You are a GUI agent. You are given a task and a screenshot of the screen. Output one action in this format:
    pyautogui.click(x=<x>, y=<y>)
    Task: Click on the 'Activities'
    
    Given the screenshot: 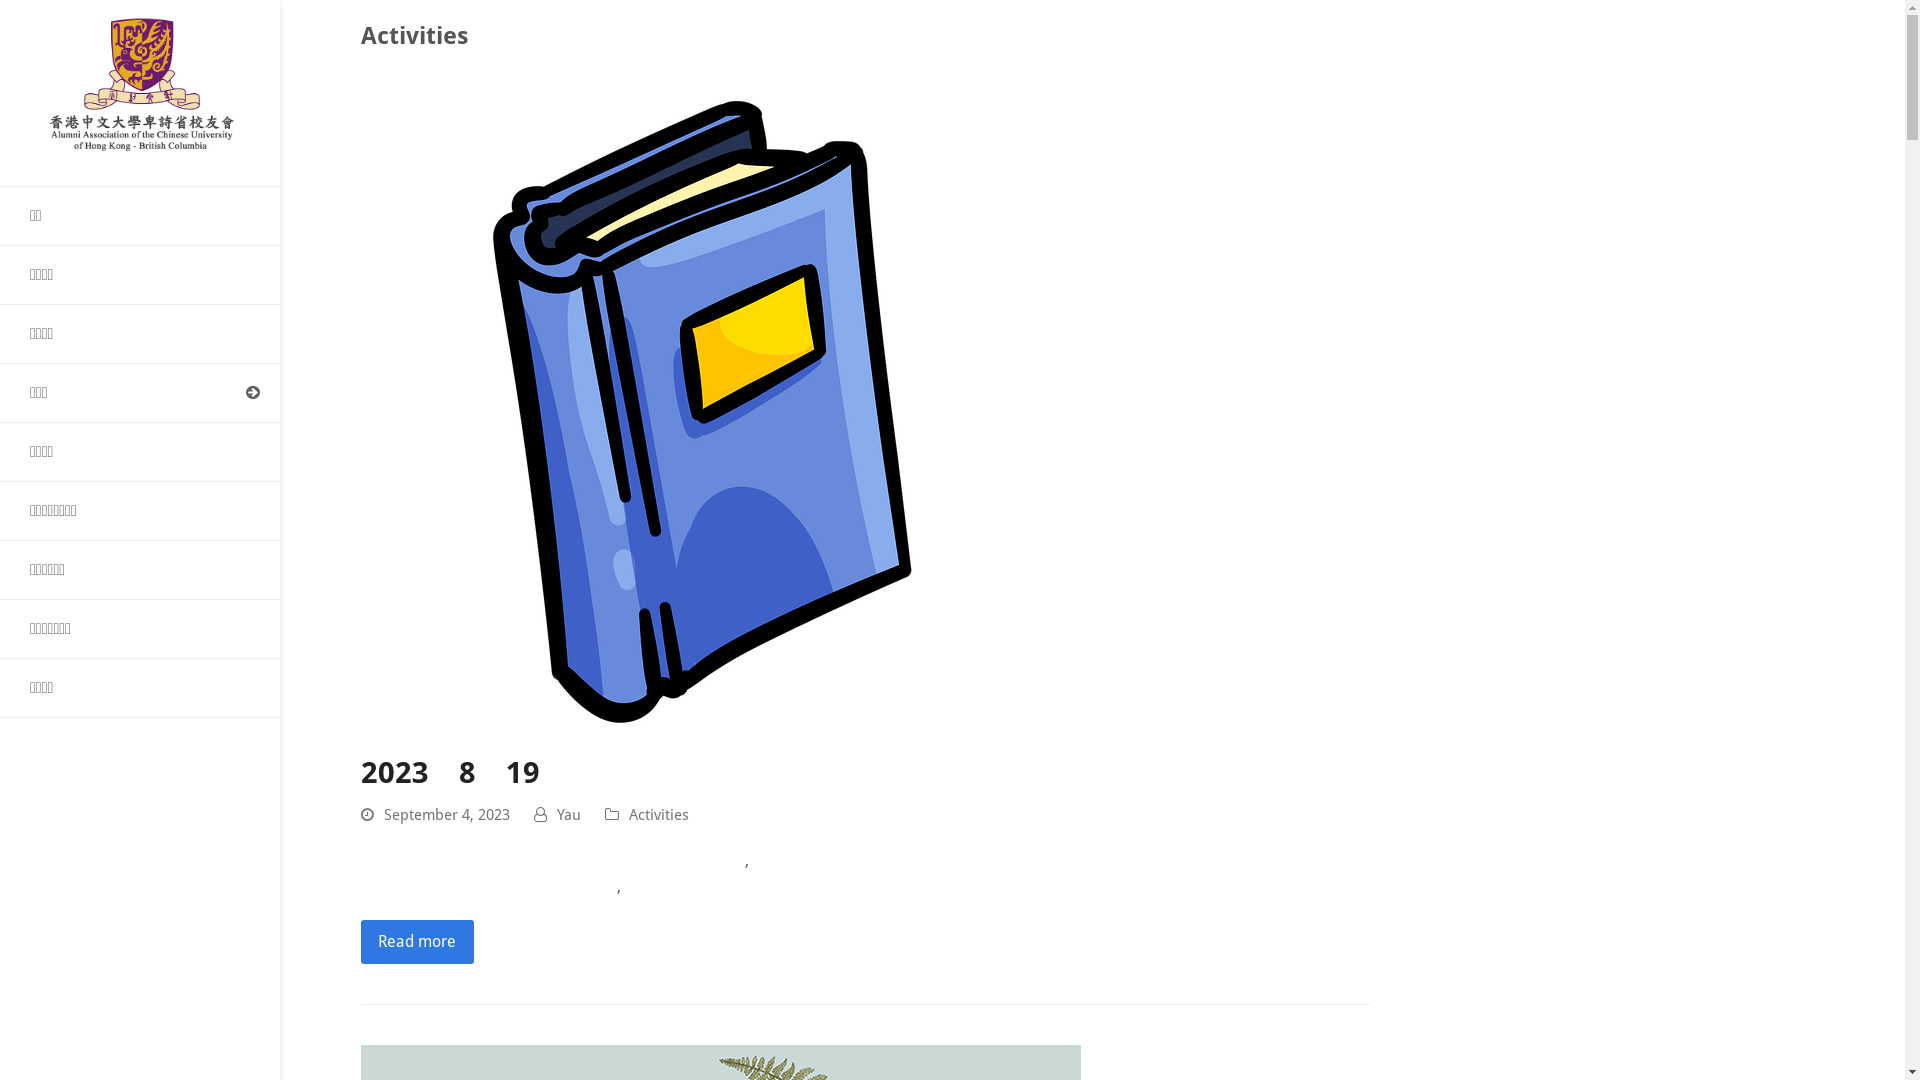 What is the action you would take?
    pyautogui.click(x=658, y=814)
    